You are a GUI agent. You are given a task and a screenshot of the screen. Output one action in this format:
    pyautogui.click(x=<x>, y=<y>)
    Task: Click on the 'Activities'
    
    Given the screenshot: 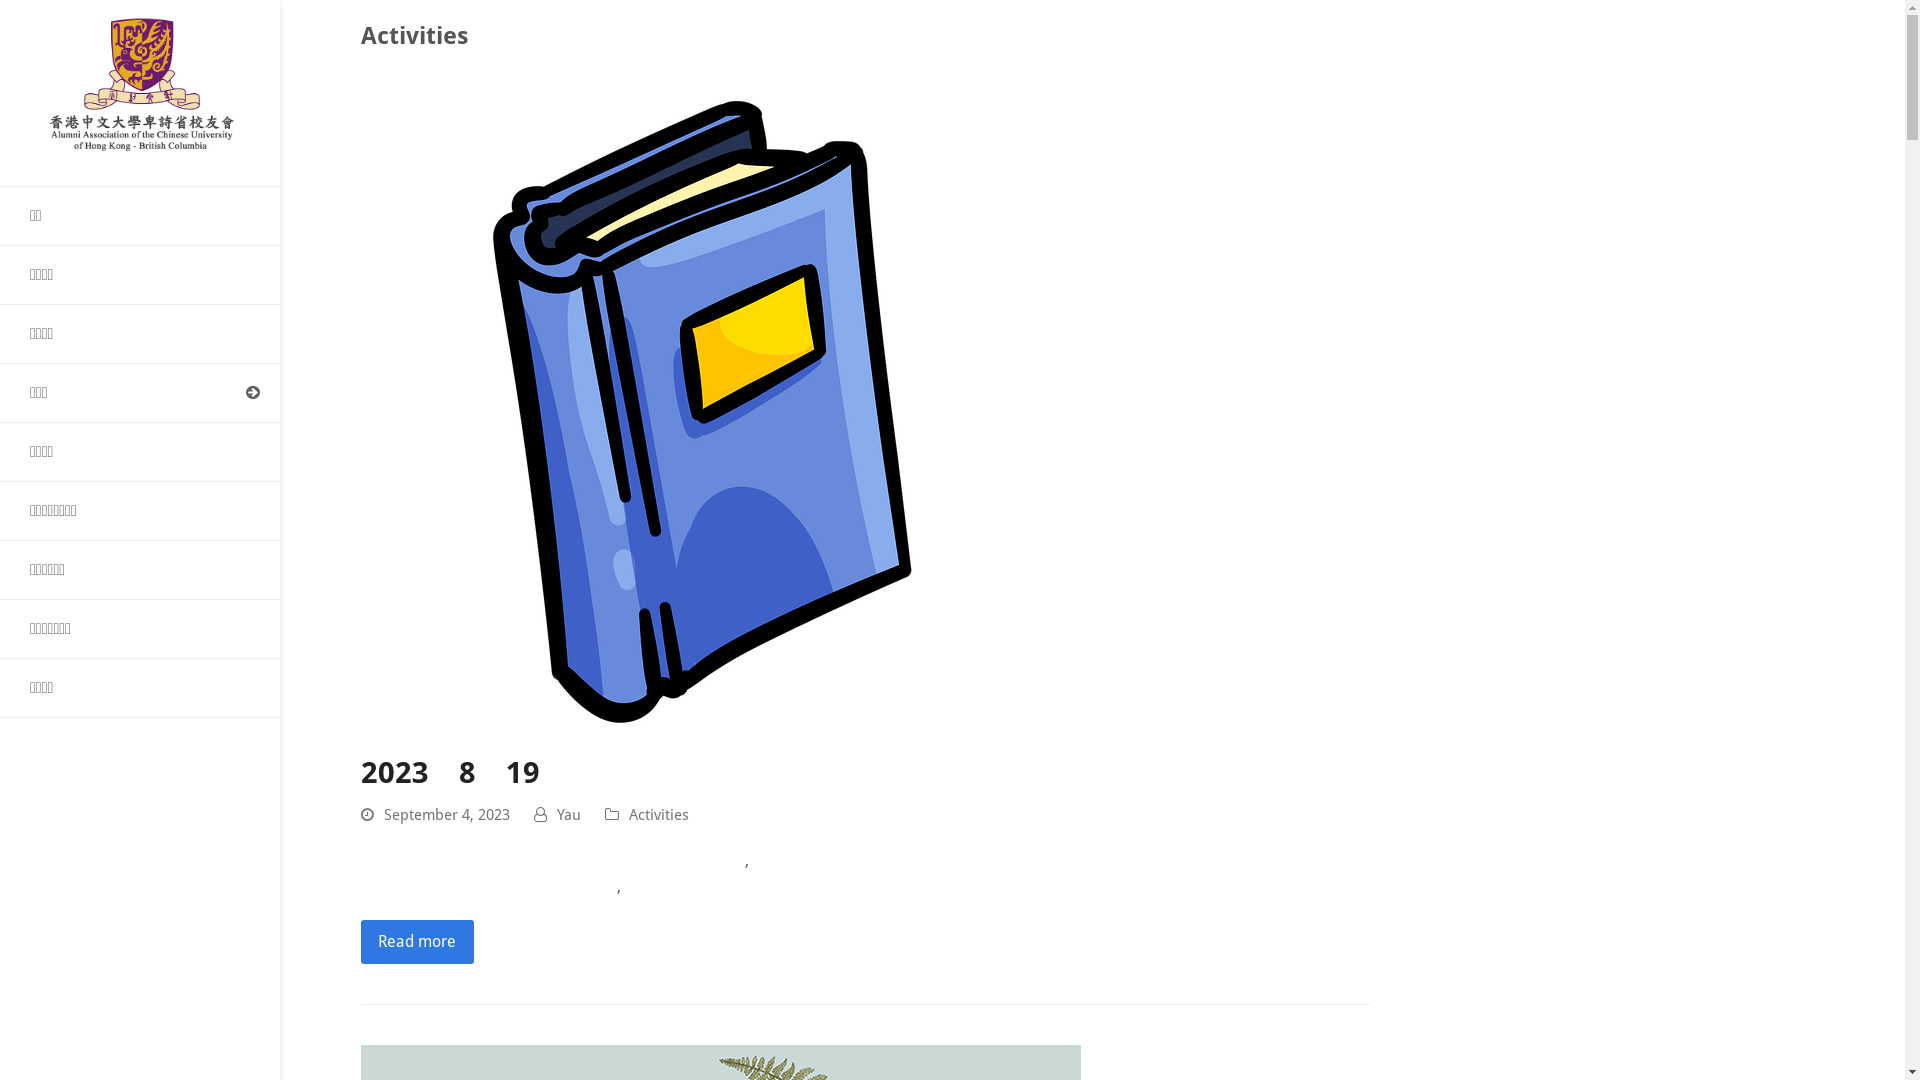 What is the action you would take?
    pyautogui.click(x=658, y=814)
    